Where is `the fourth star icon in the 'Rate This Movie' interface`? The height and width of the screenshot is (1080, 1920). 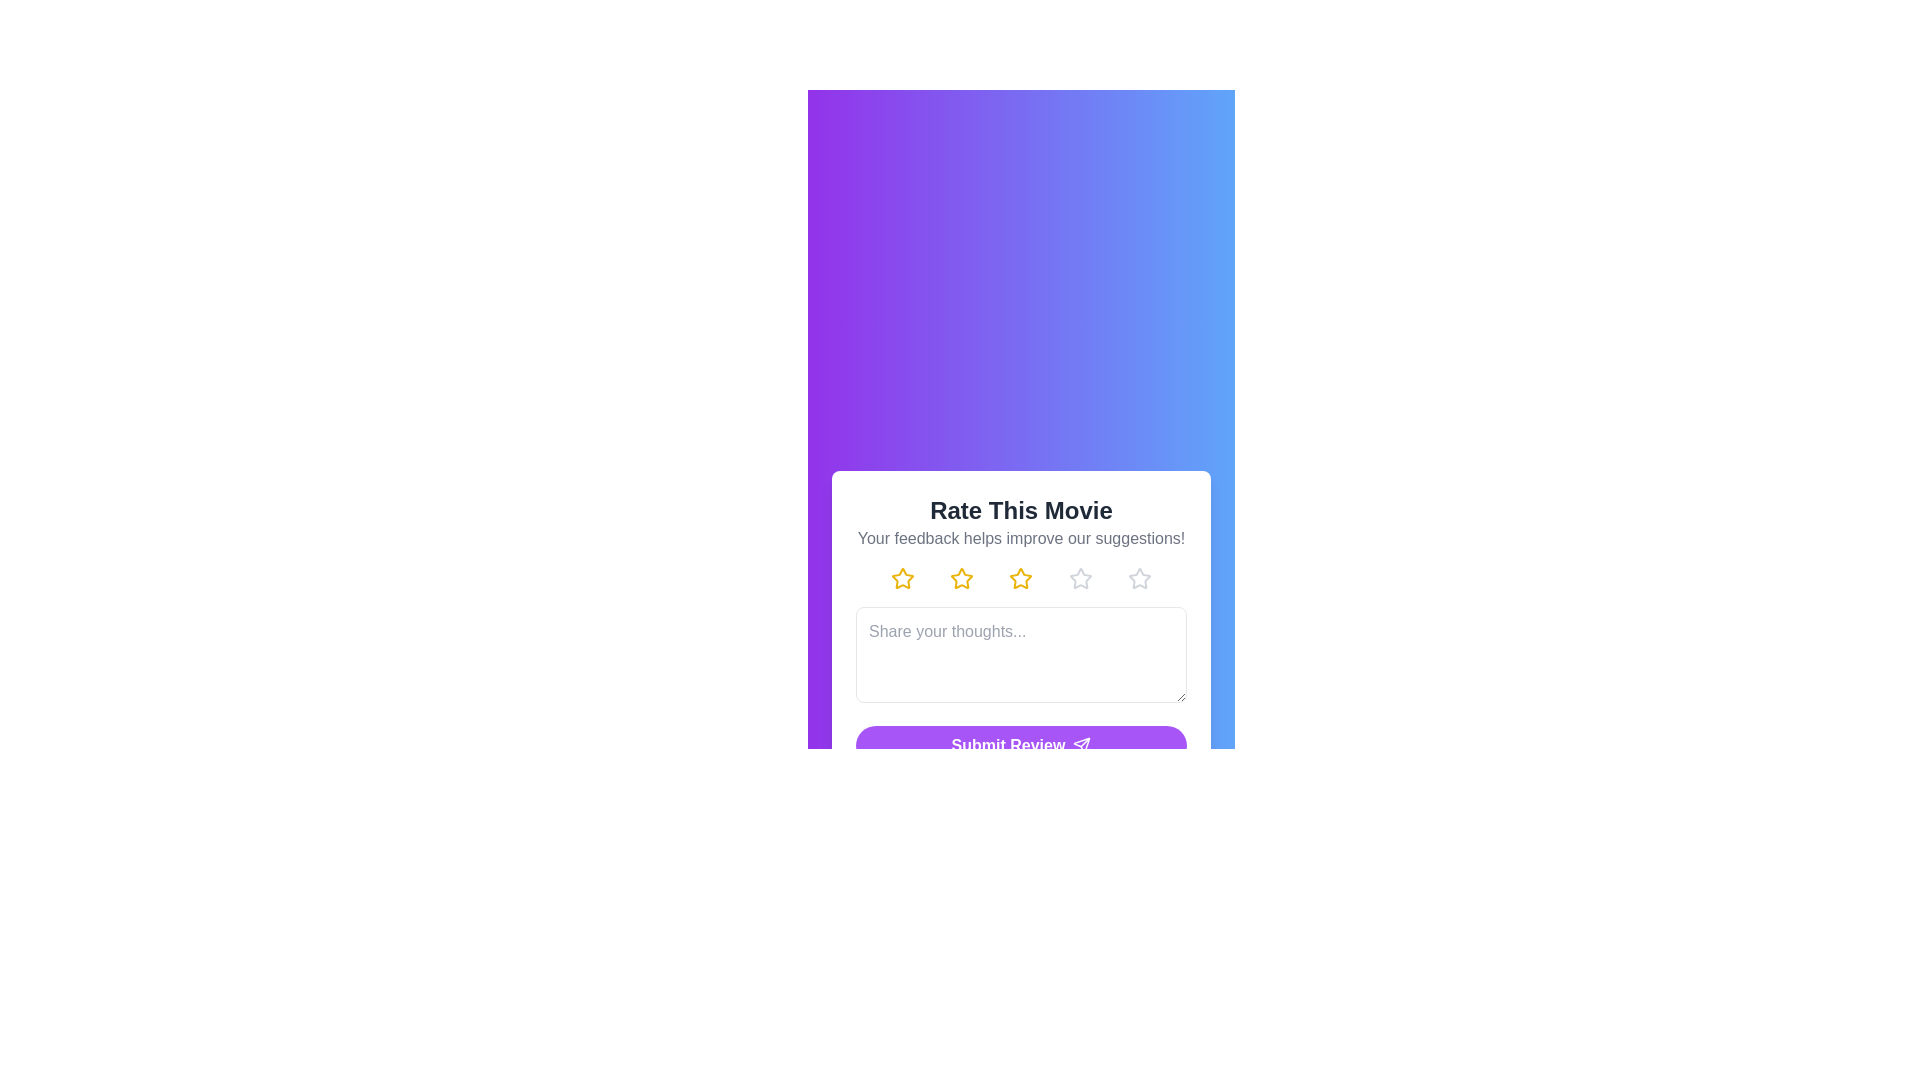 the fourth star icon in the 'Rate This Movie' interface is located at coordinates (1079, 578).